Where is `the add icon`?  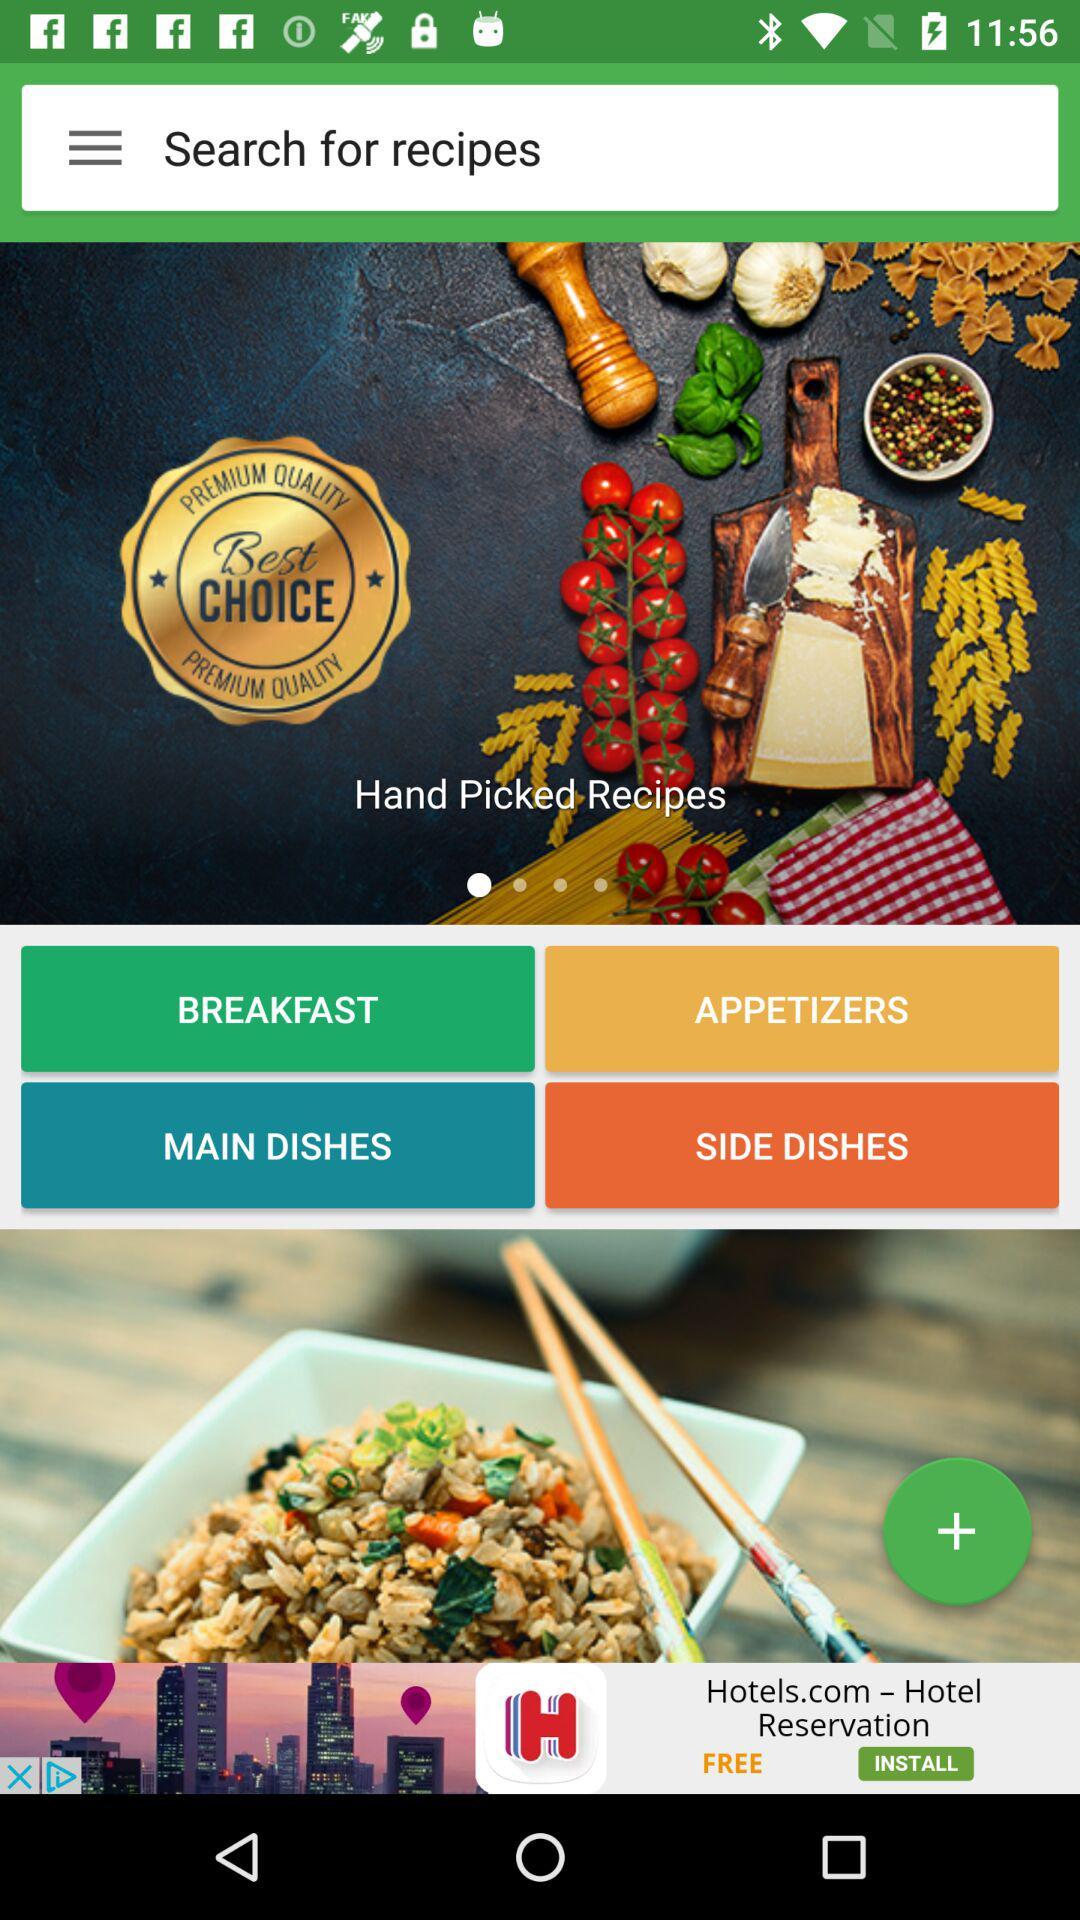
the add icon is located at coordinates (955, 1538).